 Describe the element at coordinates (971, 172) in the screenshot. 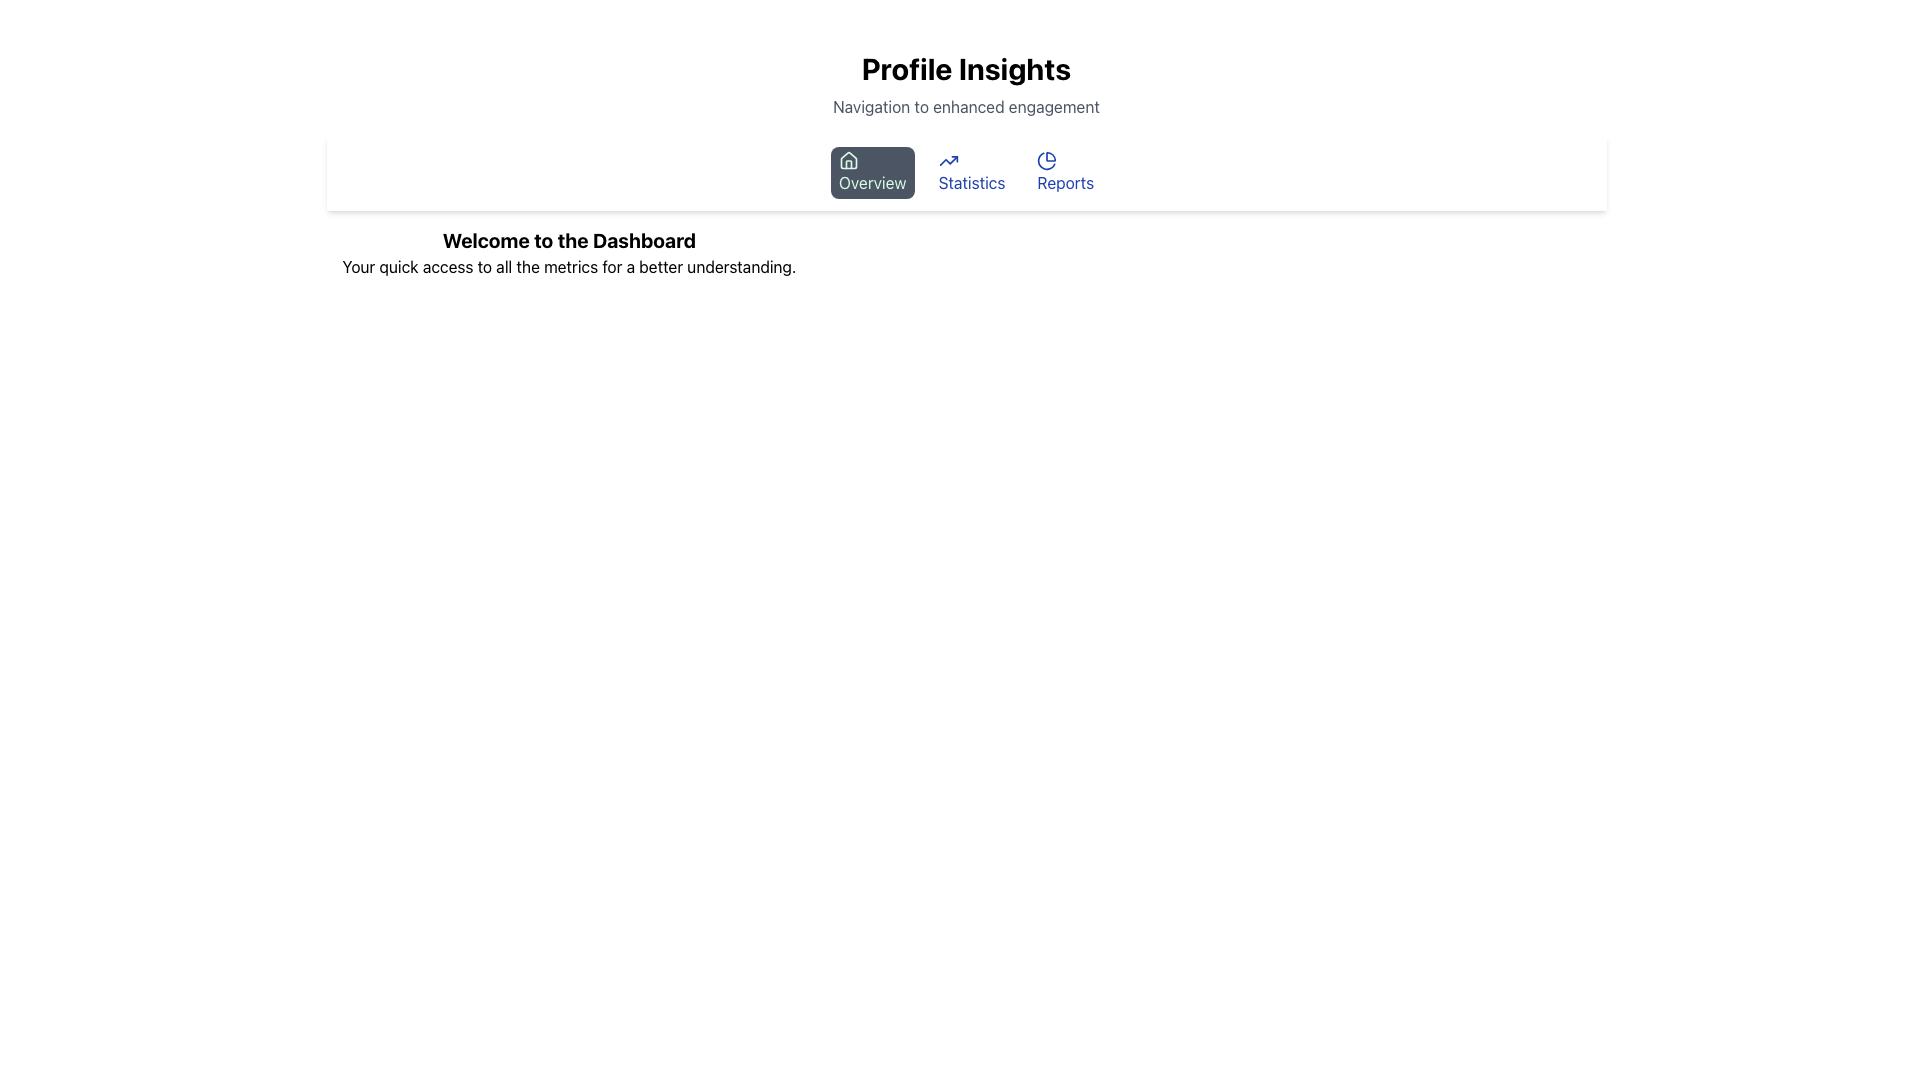

I see `the 'Statistics' button, which is a blue button with rounded corners located centrally below the 'Profile Insights' header` at that location.